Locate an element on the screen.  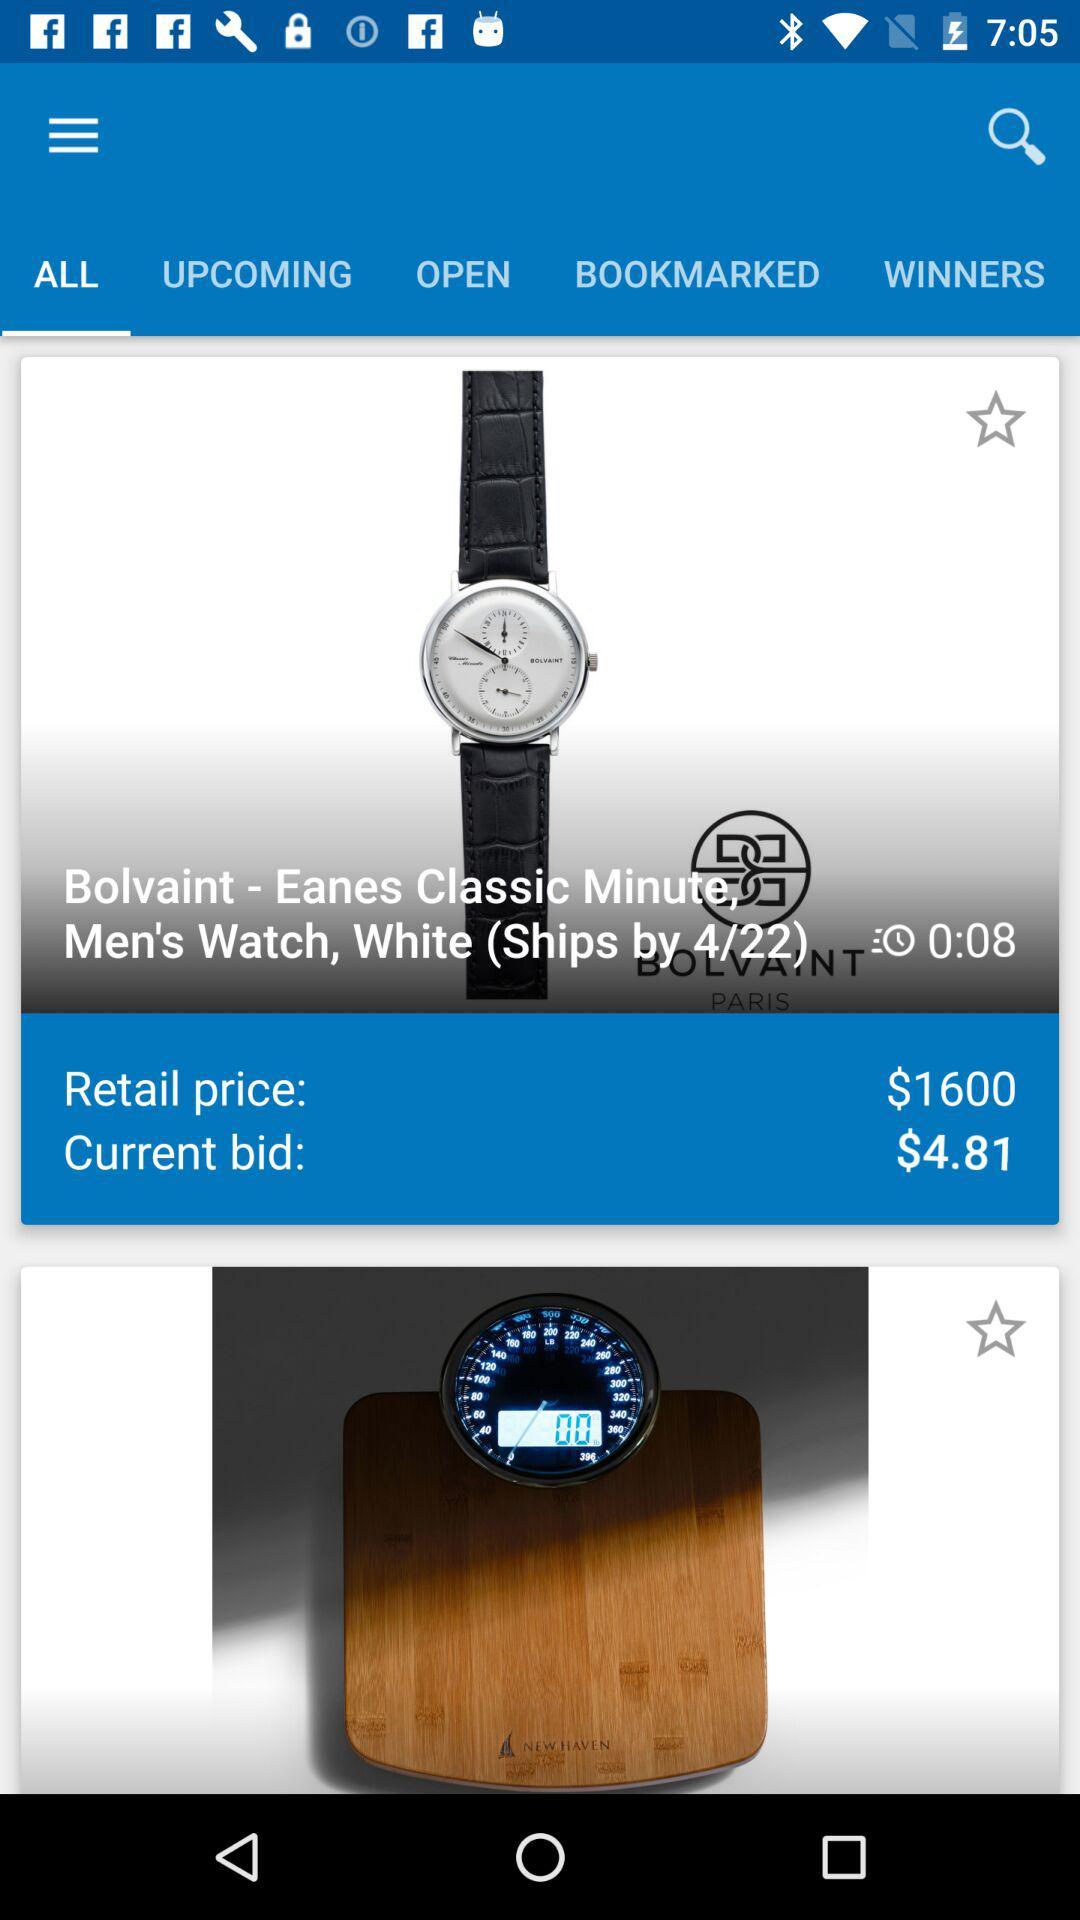
as favourite is located at coordinates (995, 1329).